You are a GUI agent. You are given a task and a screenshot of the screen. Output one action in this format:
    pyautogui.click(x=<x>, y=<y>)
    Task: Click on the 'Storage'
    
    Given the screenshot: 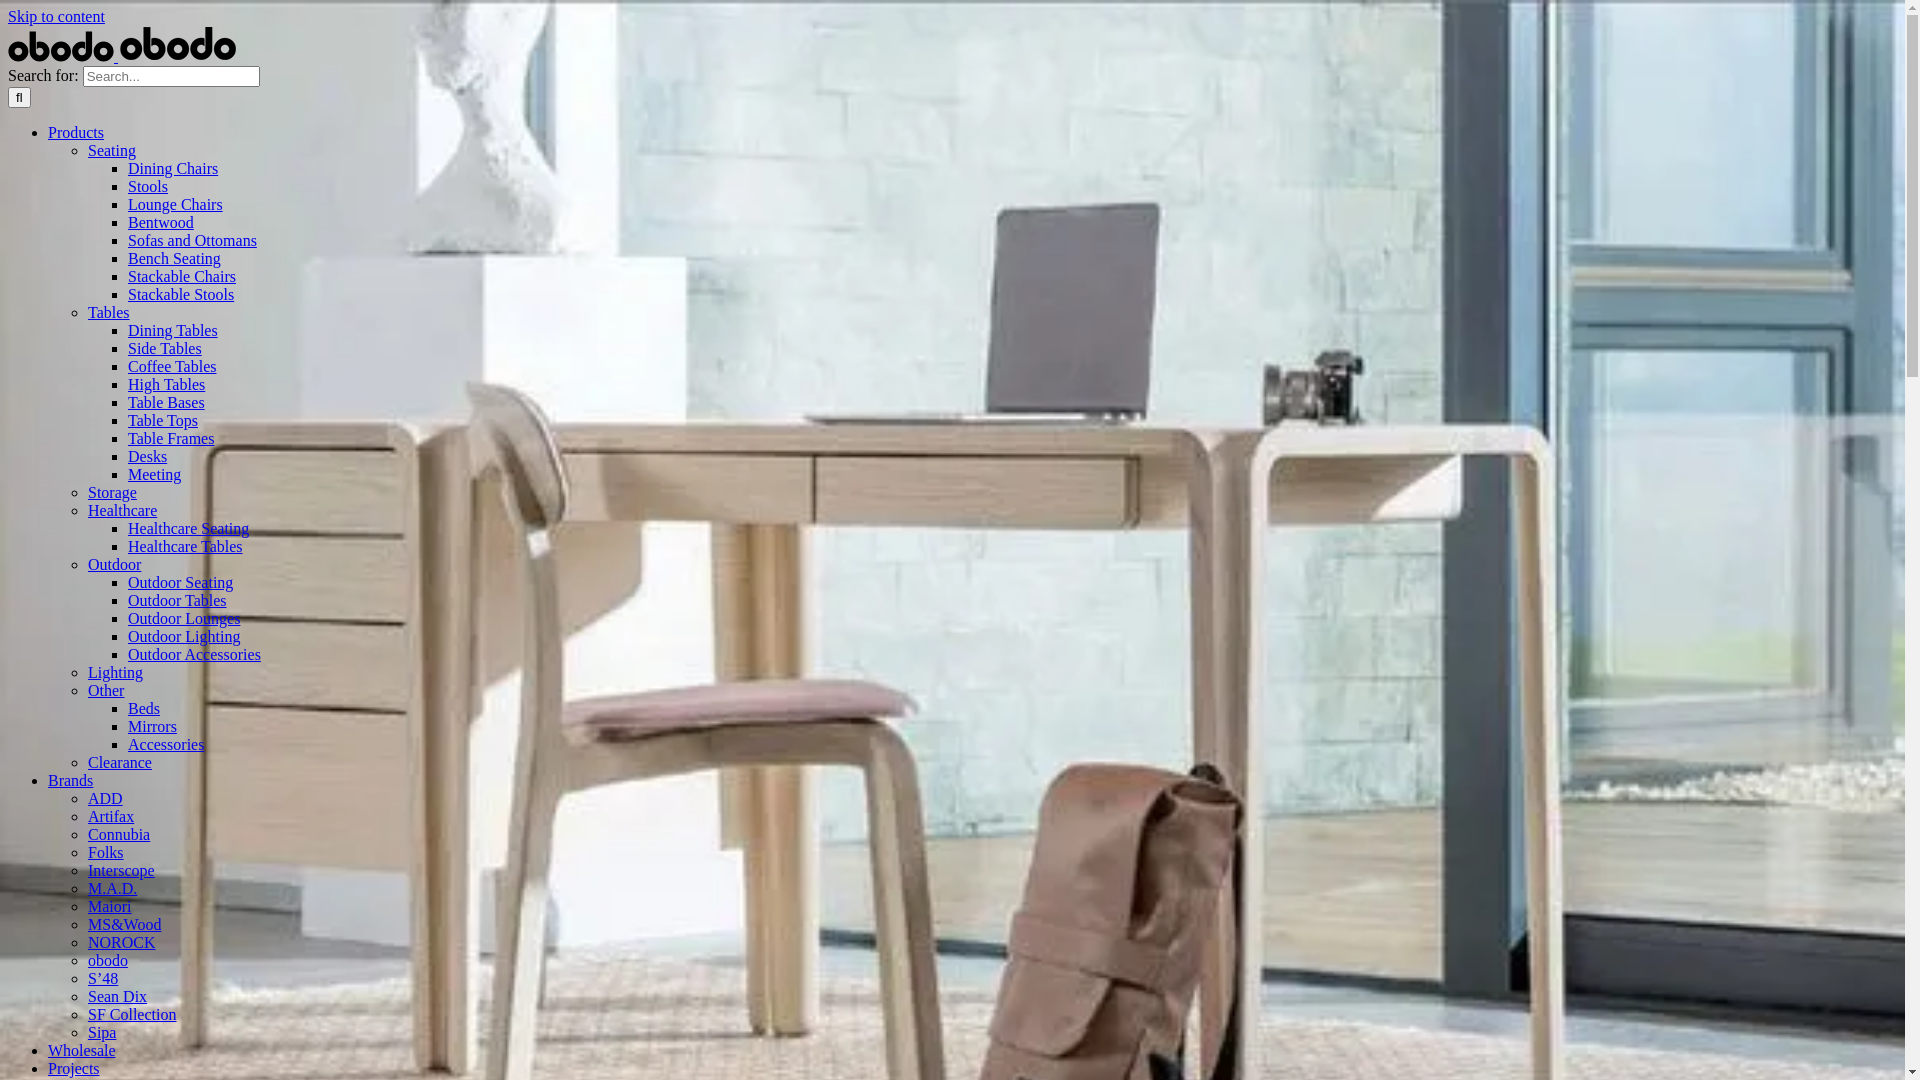 What is the action you would take?
    pyautogui.click(x=111, y=492)
    